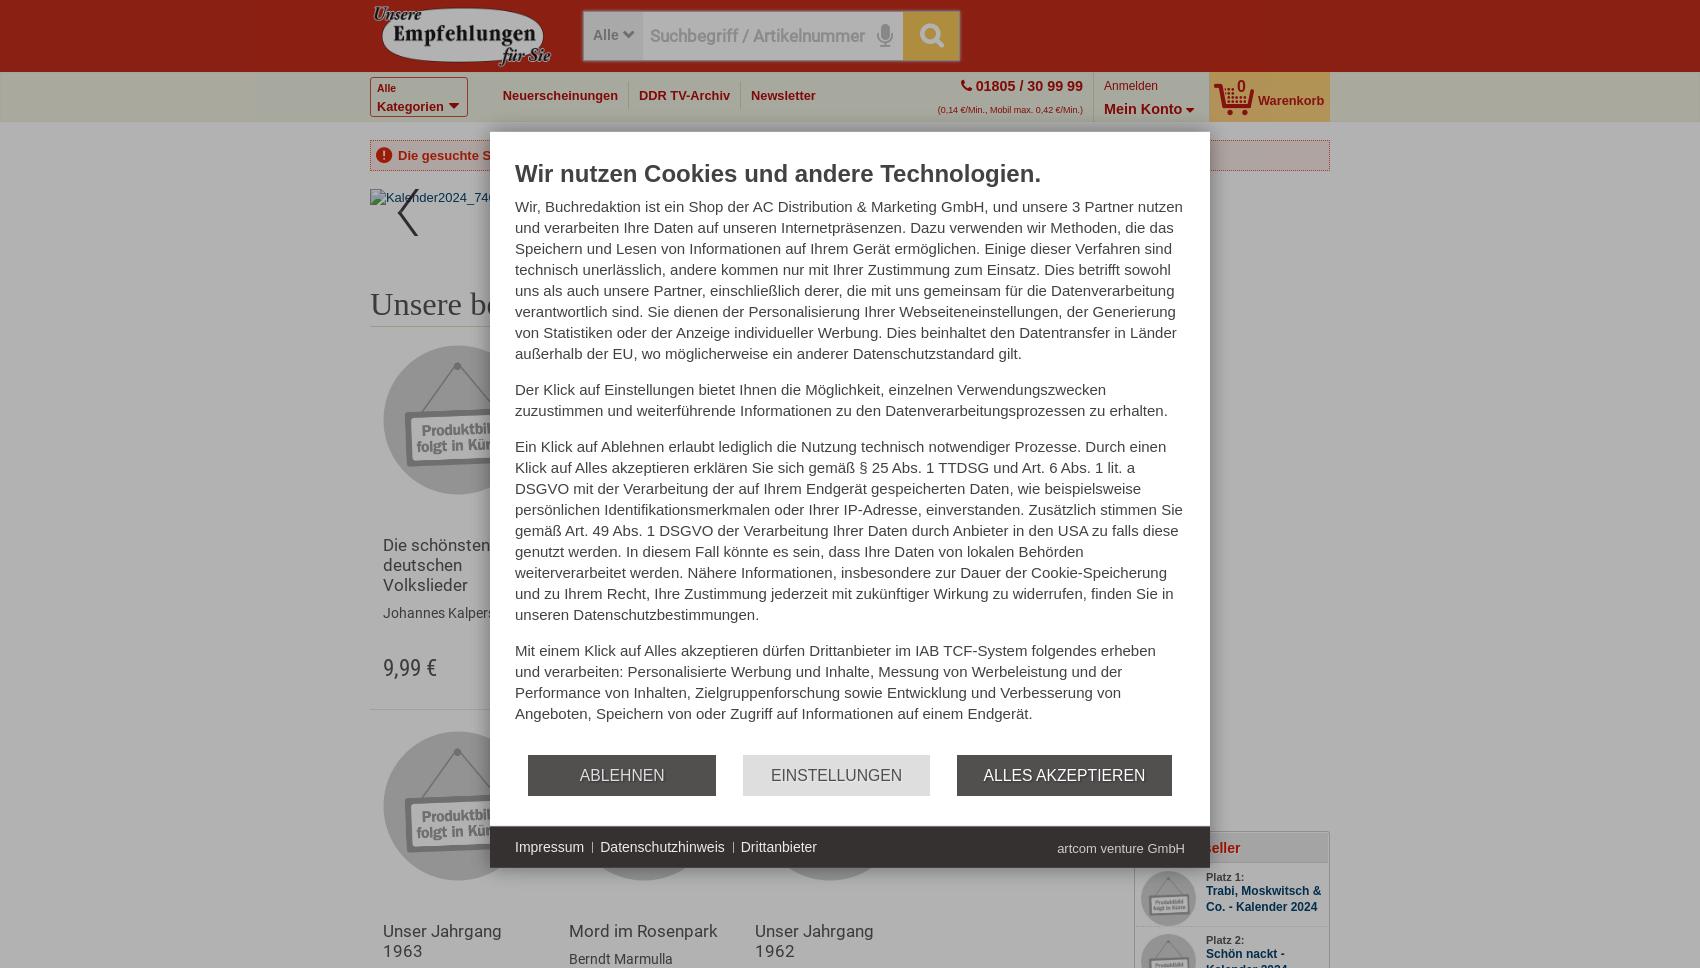 The image size is (1700, 968). What do you see at coordinates (783, 214) in the screenshot?
I see `'8'` at bounding box center [783, 214].